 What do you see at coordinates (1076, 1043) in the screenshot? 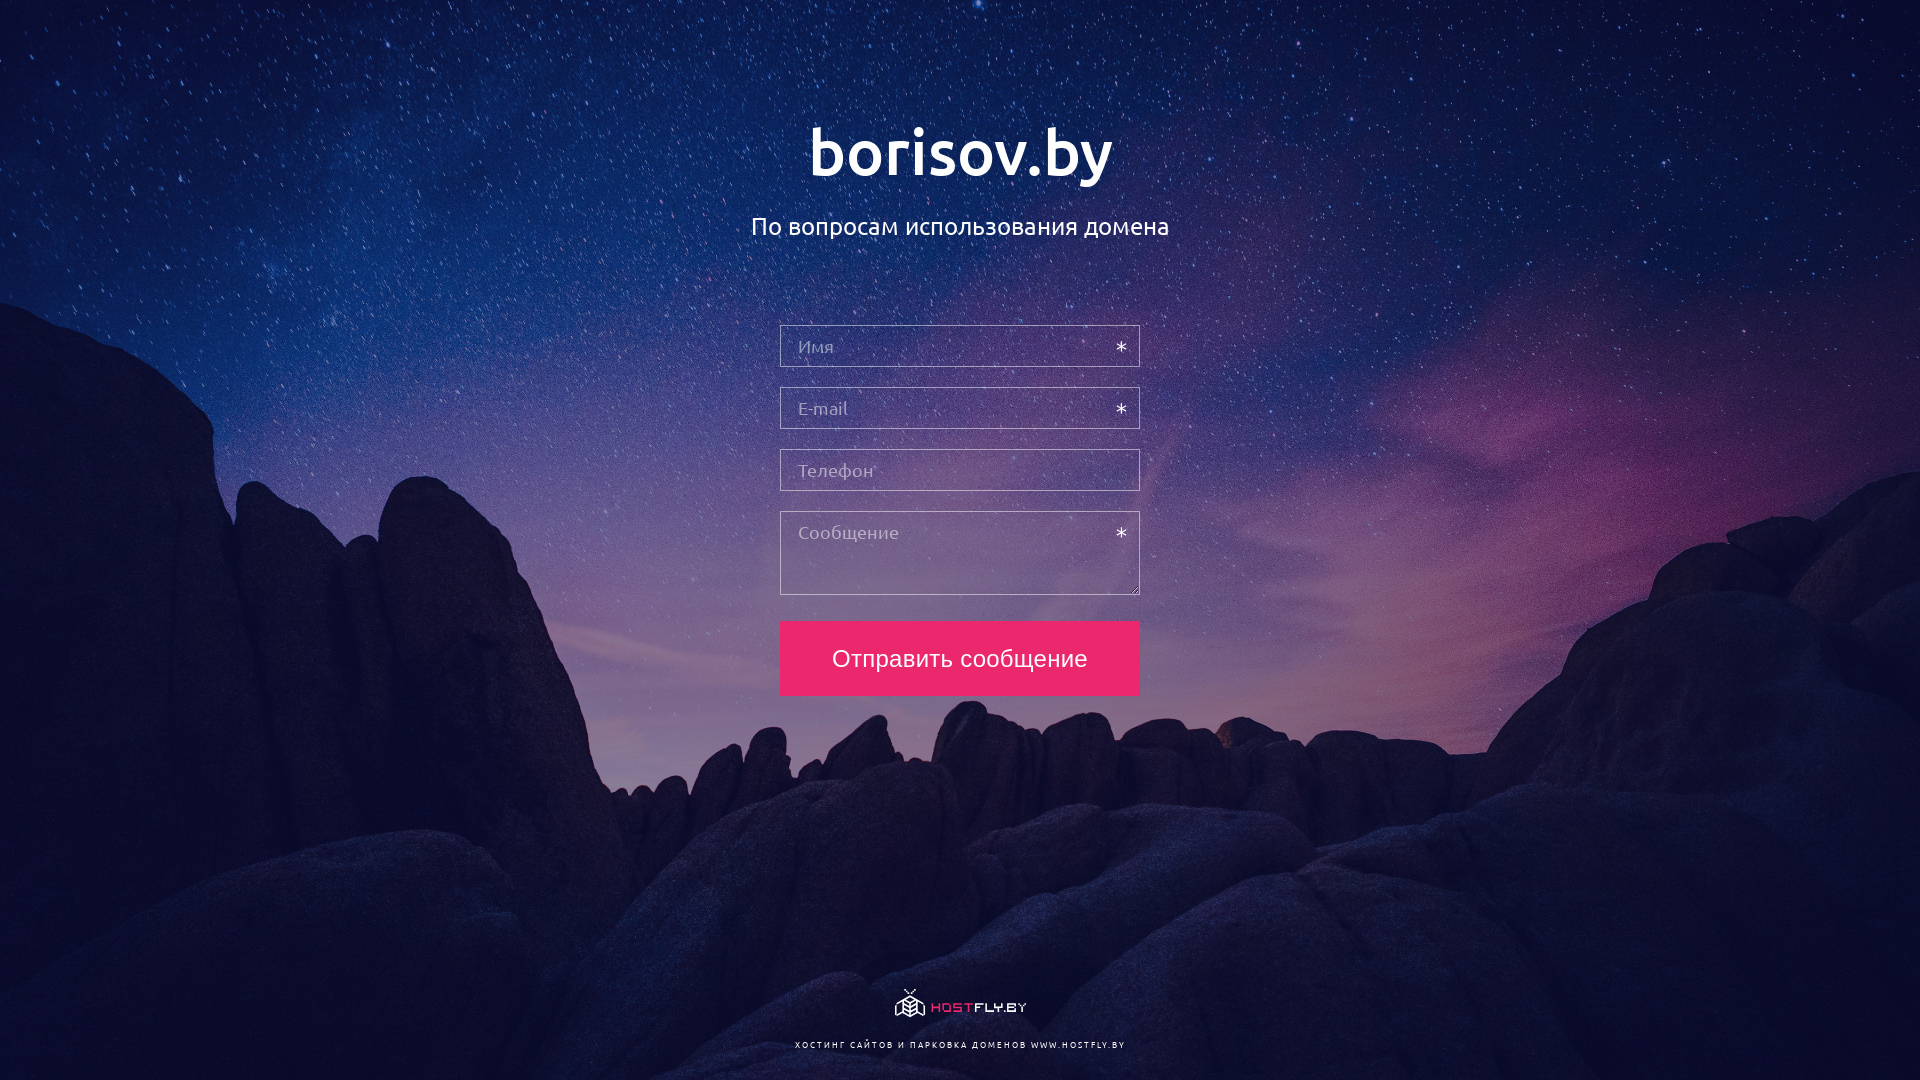
I see `'WWW.HOSTFLY.BY'` at bounding box center [1076, 1043].